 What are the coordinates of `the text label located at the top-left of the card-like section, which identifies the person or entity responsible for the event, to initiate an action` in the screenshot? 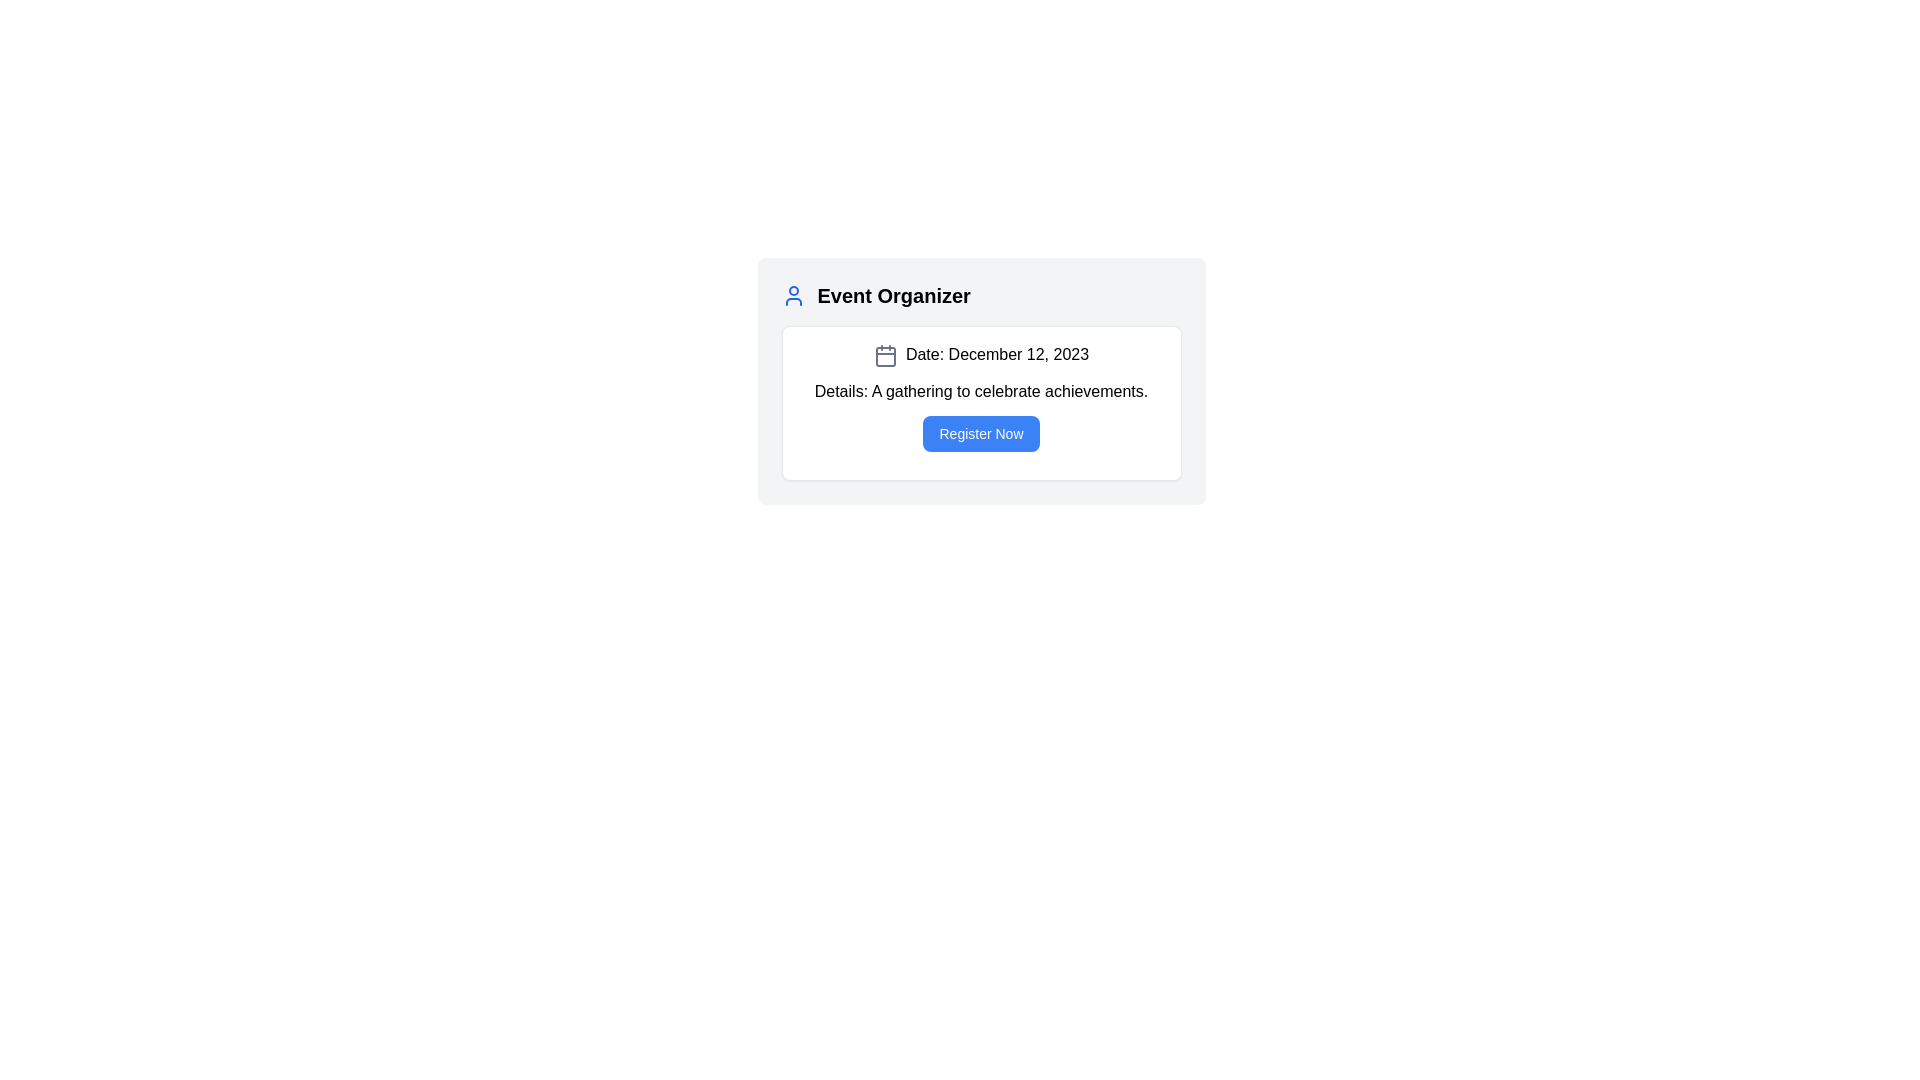 It's located at (892, 296).